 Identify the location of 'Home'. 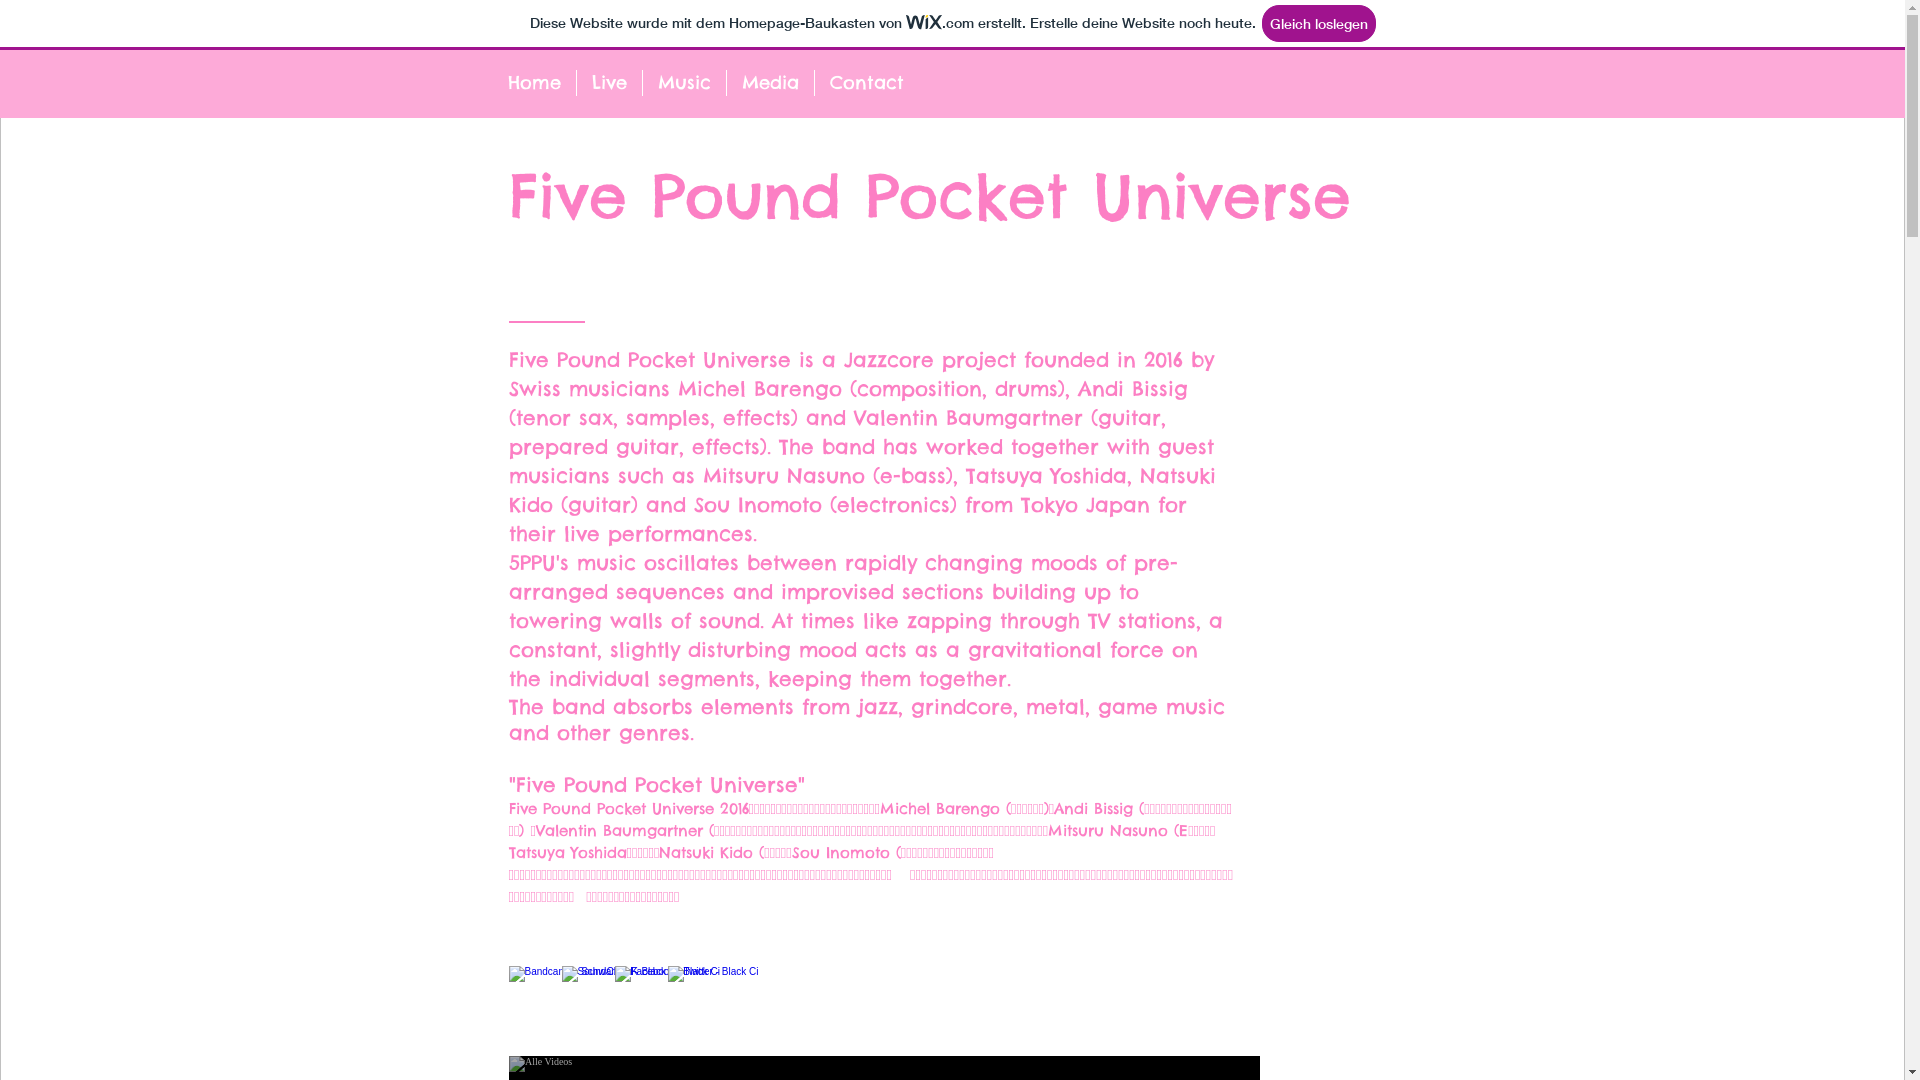
(491, 82).